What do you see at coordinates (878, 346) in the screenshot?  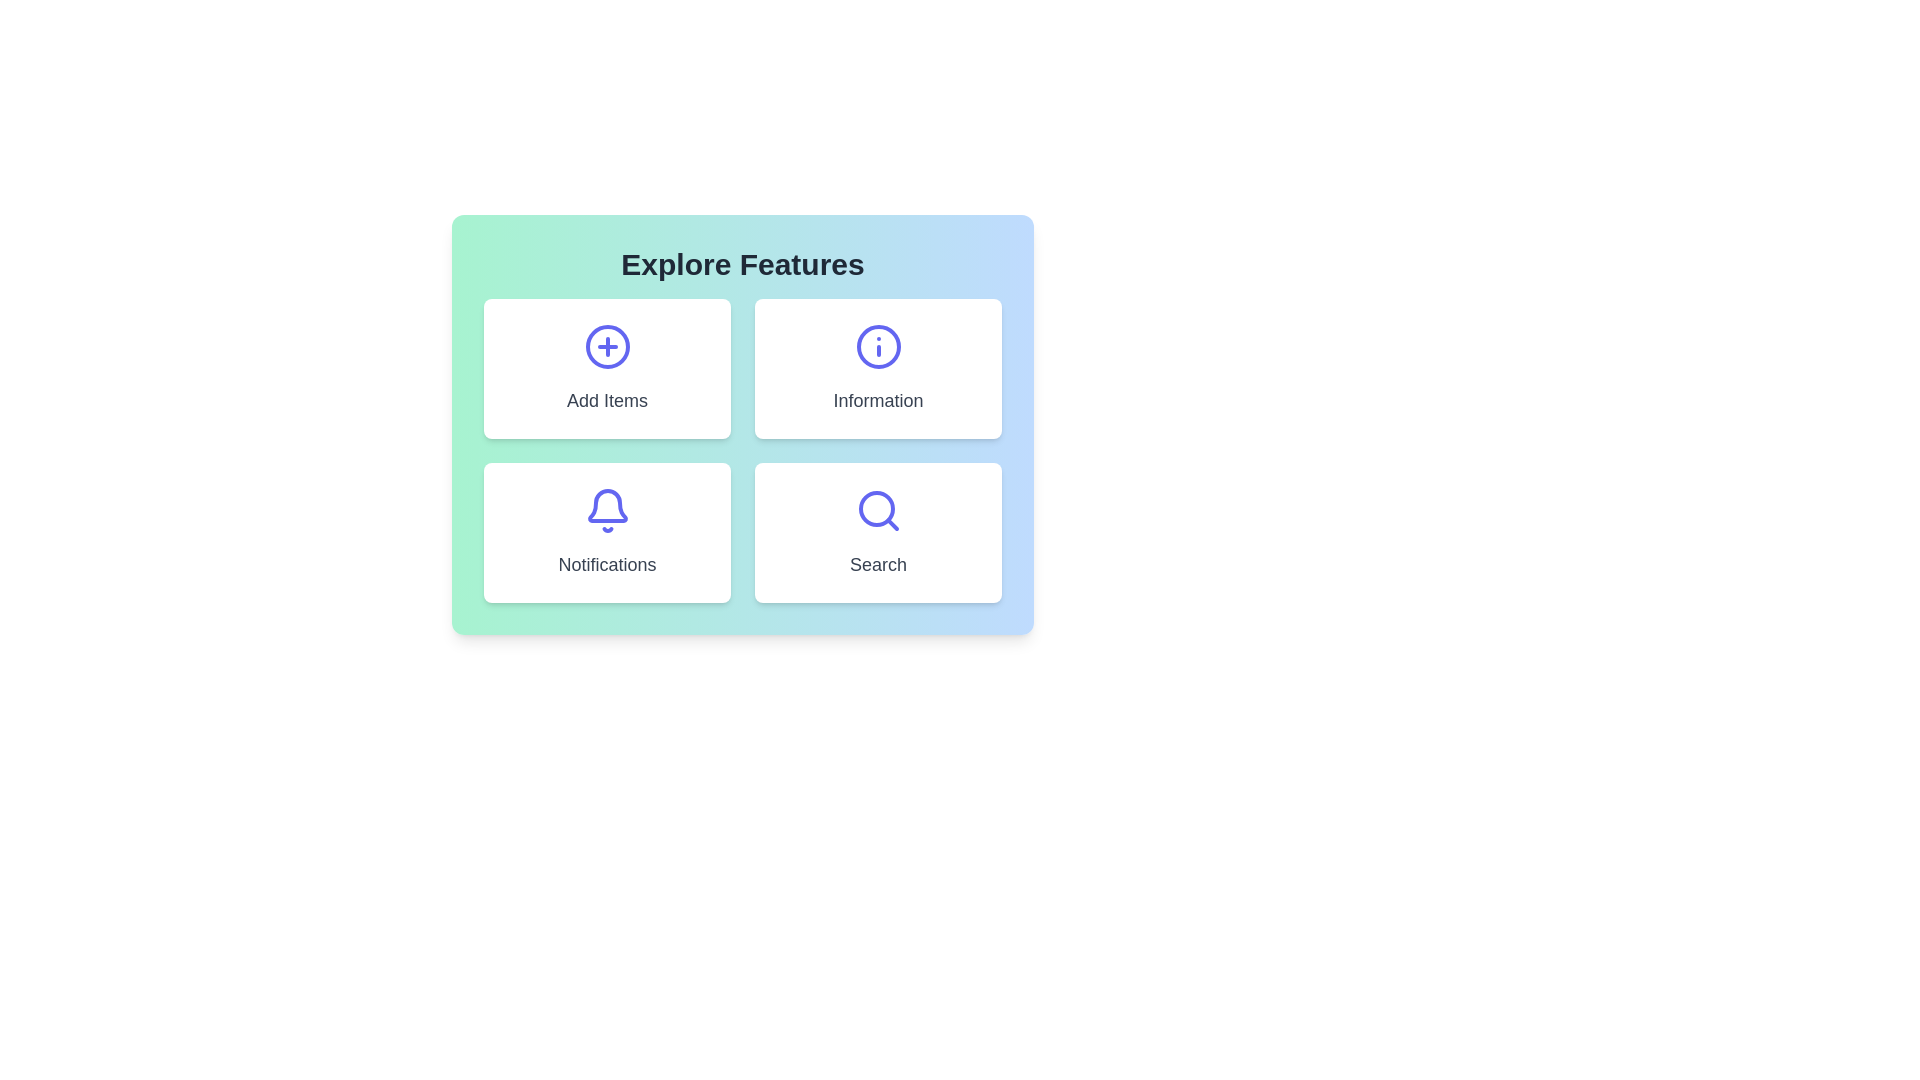 I see `the circular information icon, which is centered above the 'Information' label within a white card in the top-right quadrant of the grid beneath the 'Explore Features' heading` at bounding box center [878, 346].